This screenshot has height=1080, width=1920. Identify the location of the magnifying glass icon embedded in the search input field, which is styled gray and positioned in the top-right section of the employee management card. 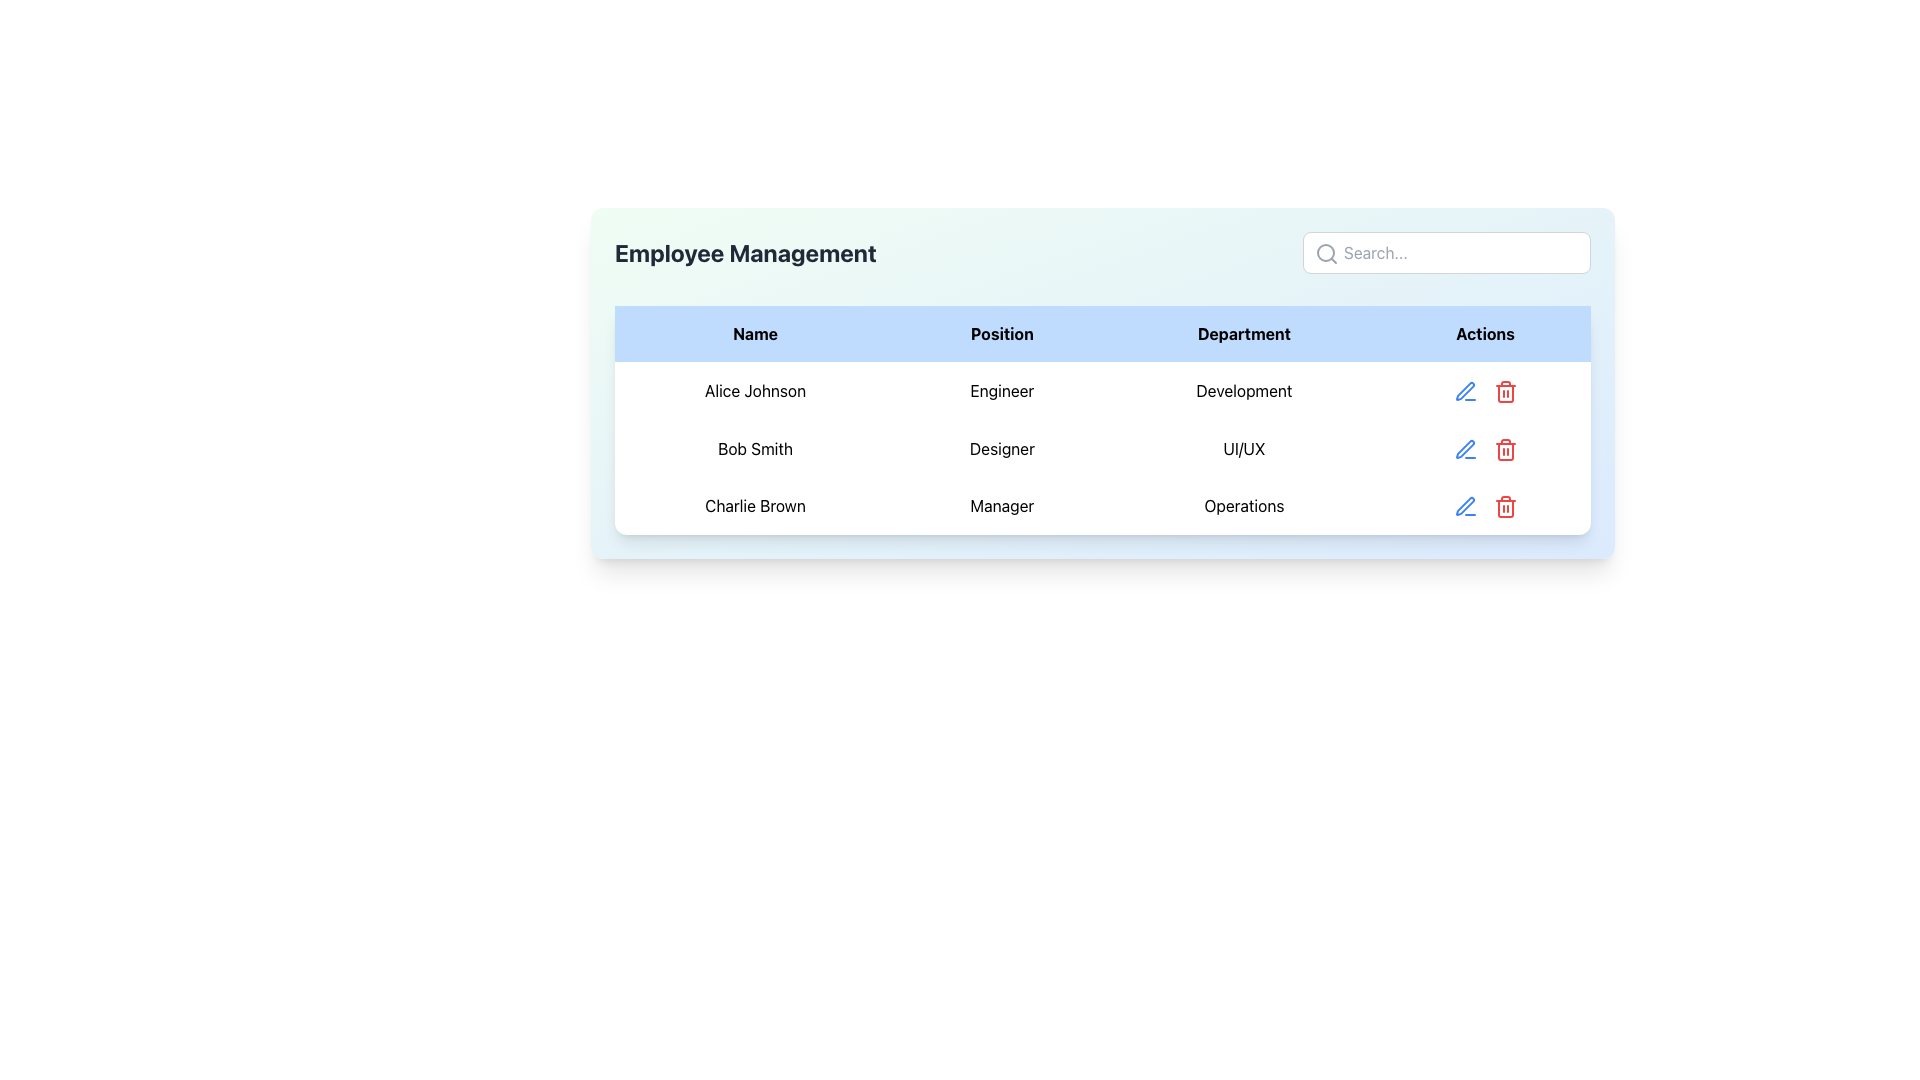
(1326, 253).